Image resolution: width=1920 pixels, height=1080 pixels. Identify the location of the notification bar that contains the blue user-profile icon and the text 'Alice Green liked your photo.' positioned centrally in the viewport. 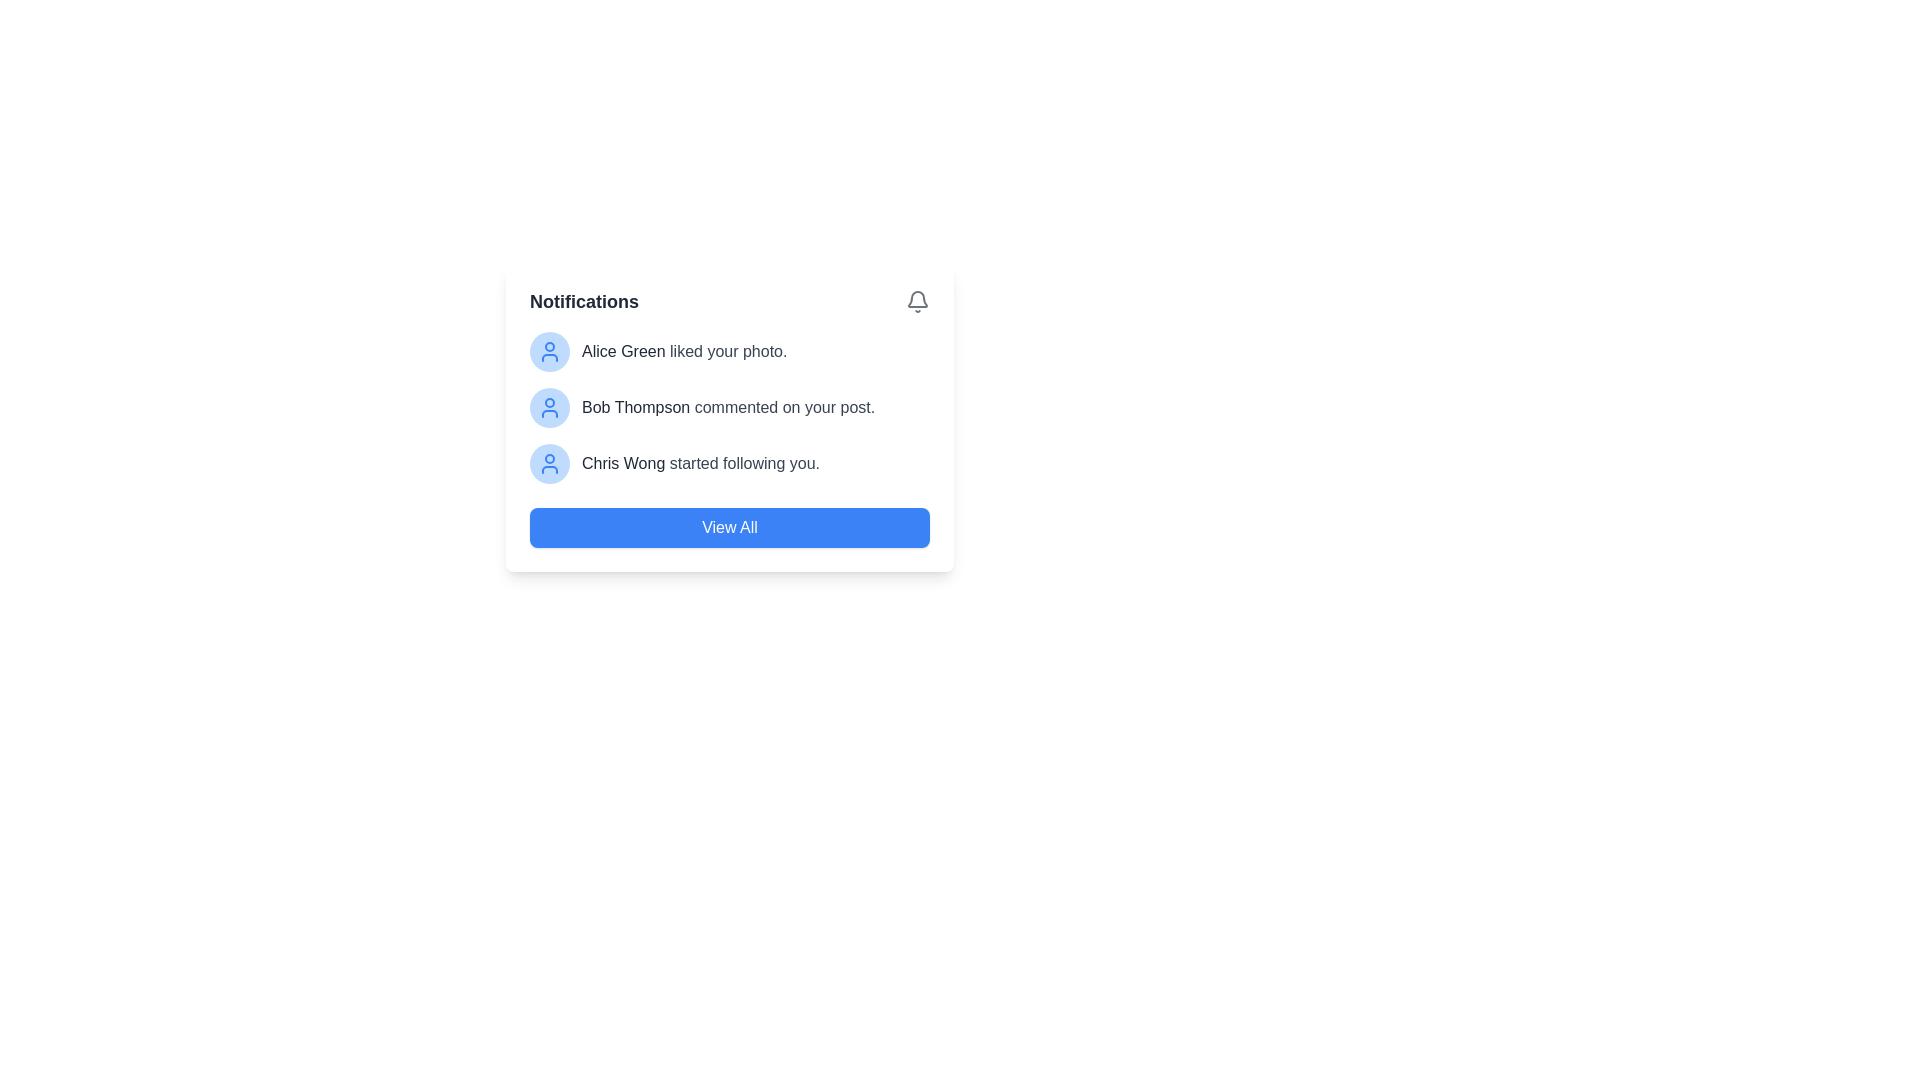
(728, 350).